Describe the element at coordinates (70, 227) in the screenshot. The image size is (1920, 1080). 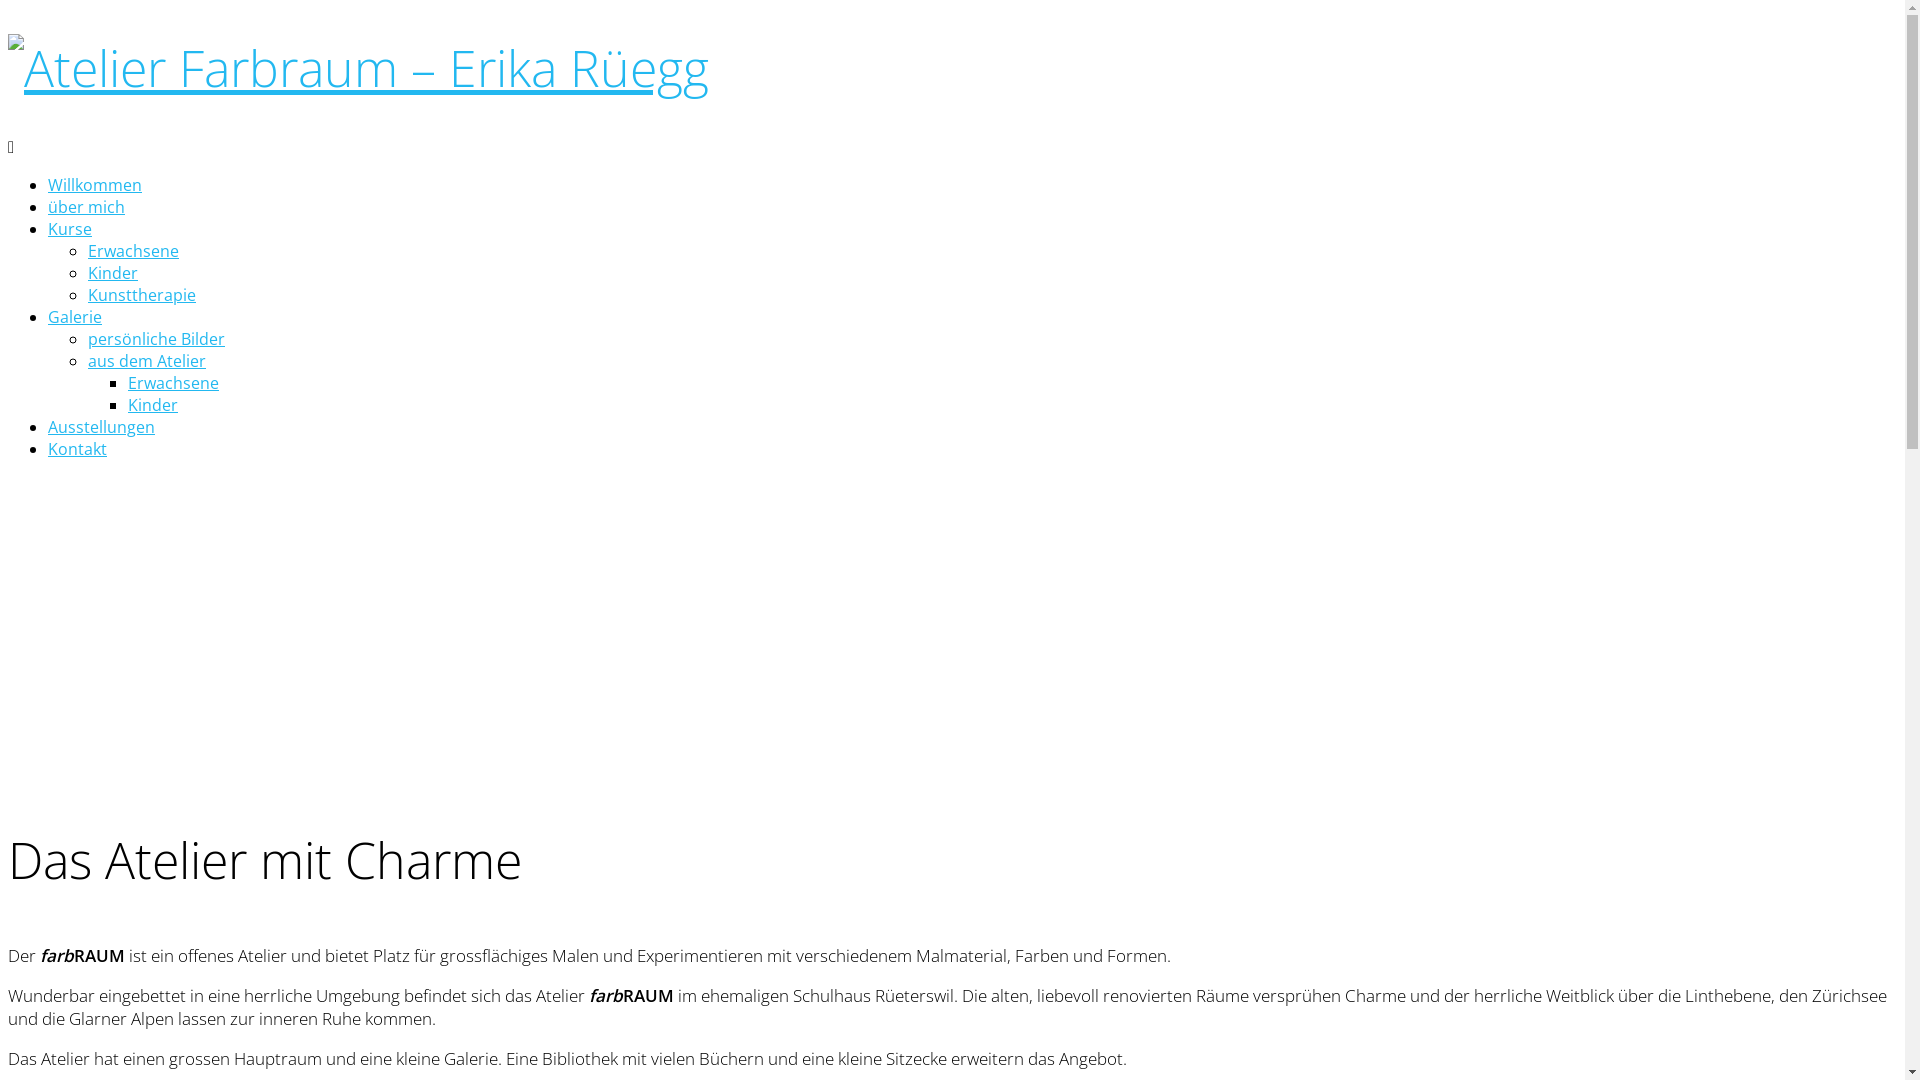
I see `'Kurse'` at that location.